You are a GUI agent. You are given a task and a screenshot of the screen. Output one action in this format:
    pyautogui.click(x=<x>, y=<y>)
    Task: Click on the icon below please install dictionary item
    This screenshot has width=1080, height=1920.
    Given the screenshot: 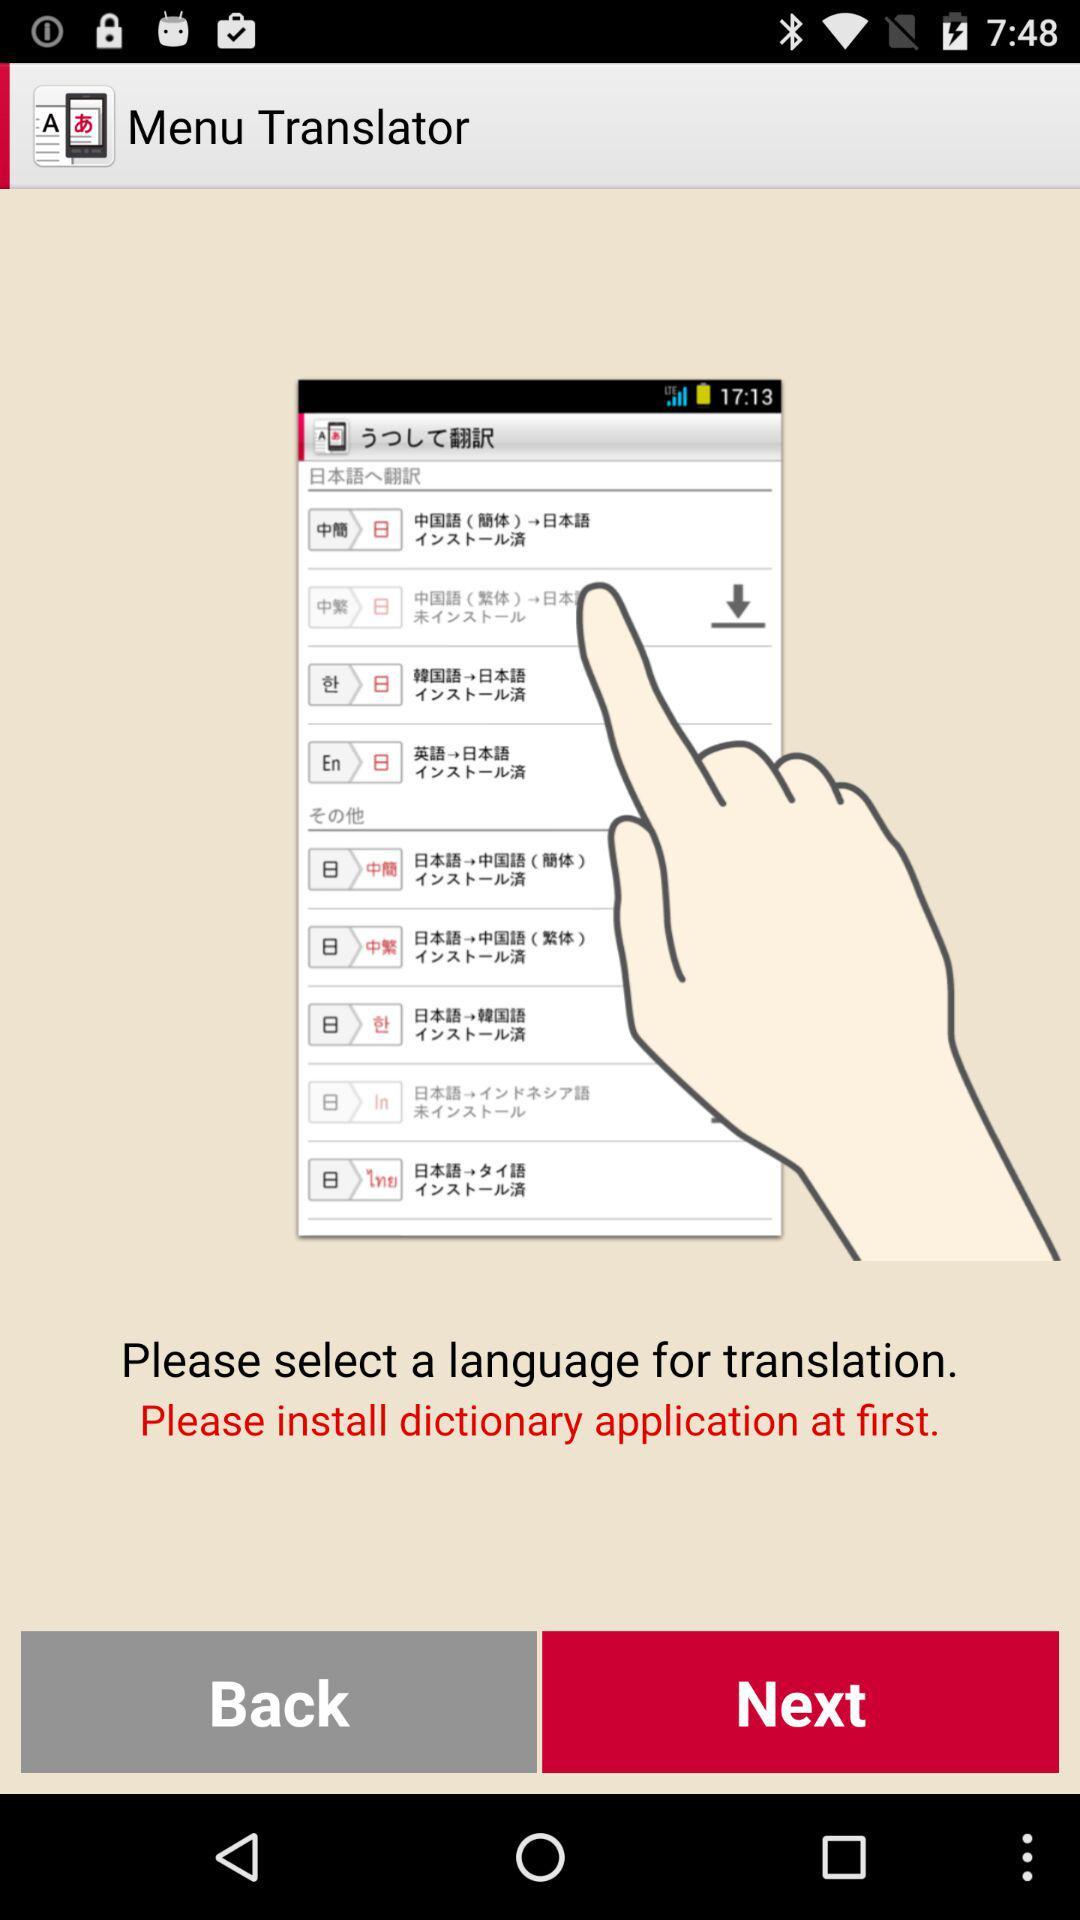 What is the action you would take?
    pyautogui.click(x=278, y=1701)
    